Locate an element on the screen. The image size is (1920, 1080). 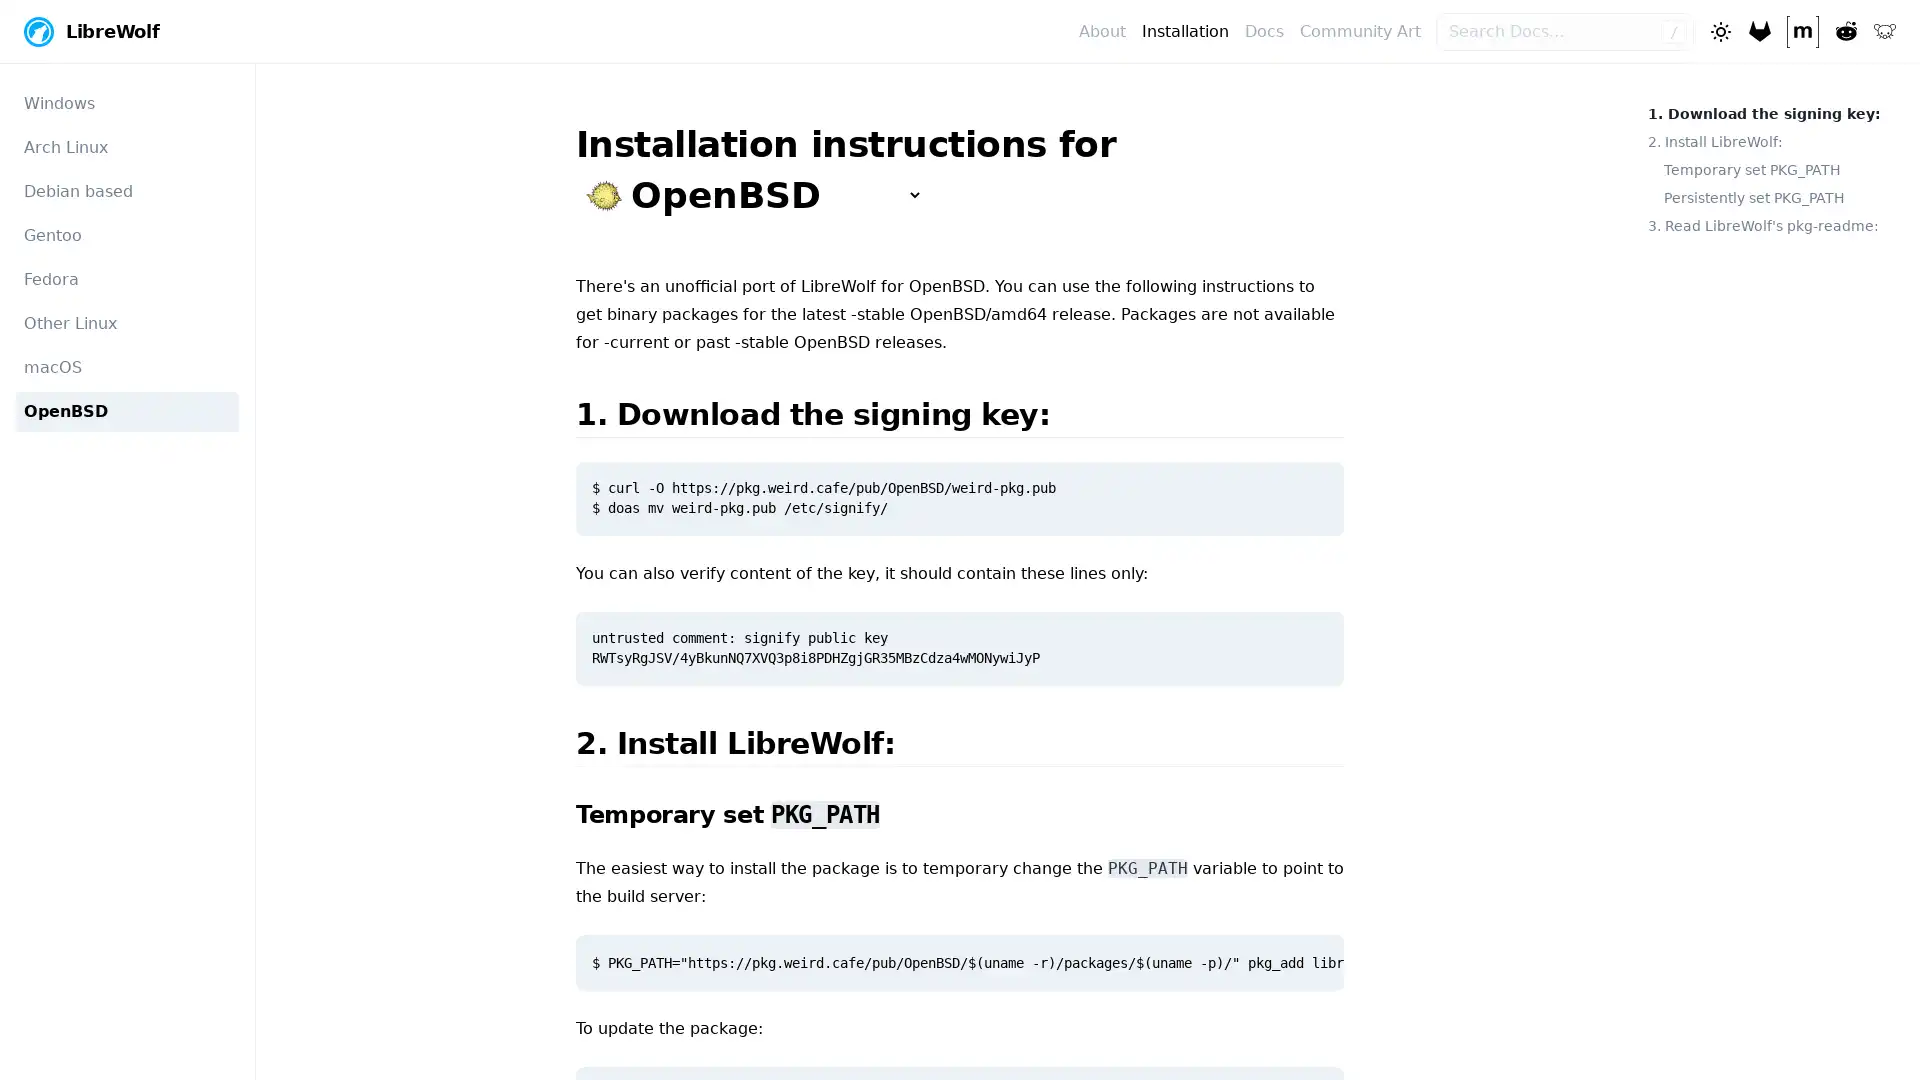
Toggle theme is located at coordinates (1718, 30).